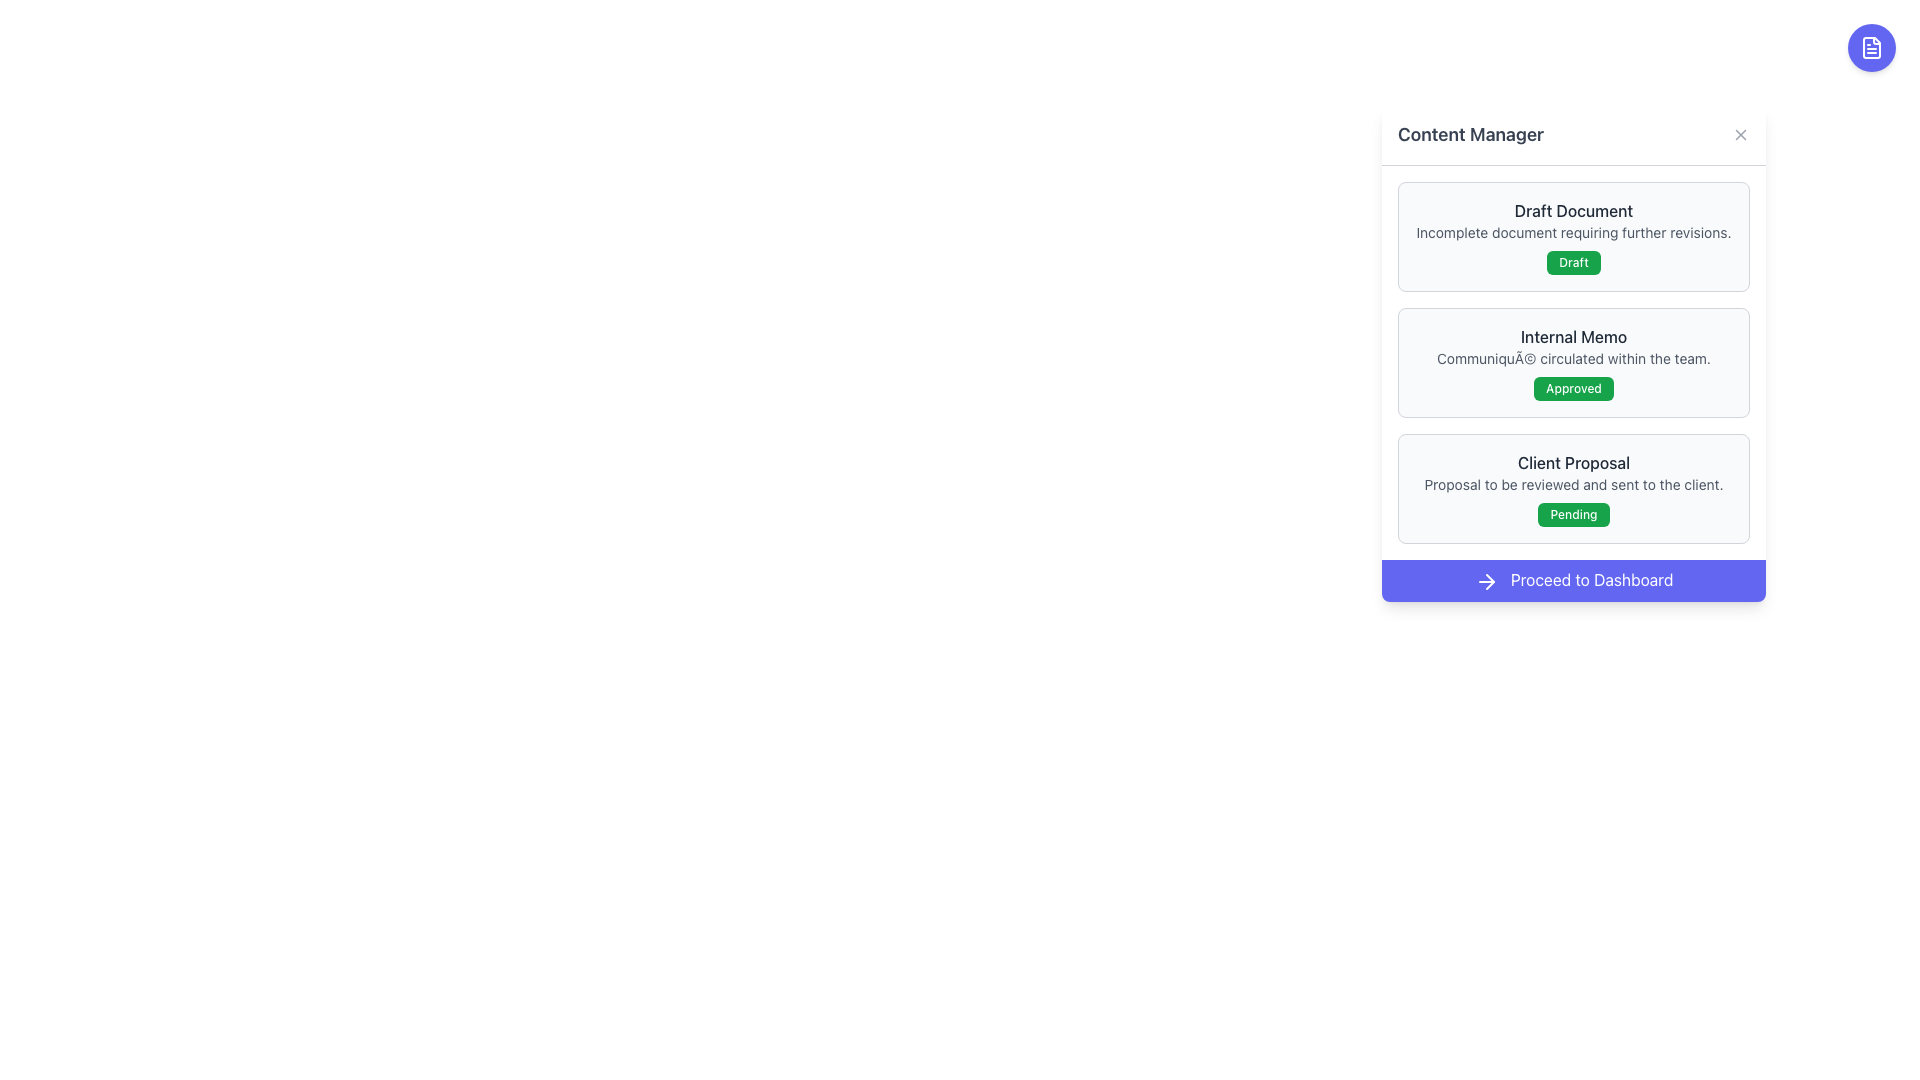 The width and height of the screenshot is (1920, 1080). What do you see at coordinates (1573, 489) in the screenshot?
I see `contents of the Informational card, which is the third card in the vertical stack of three cards in the 'Content Manager' section` at bounding box center [1573, 489].